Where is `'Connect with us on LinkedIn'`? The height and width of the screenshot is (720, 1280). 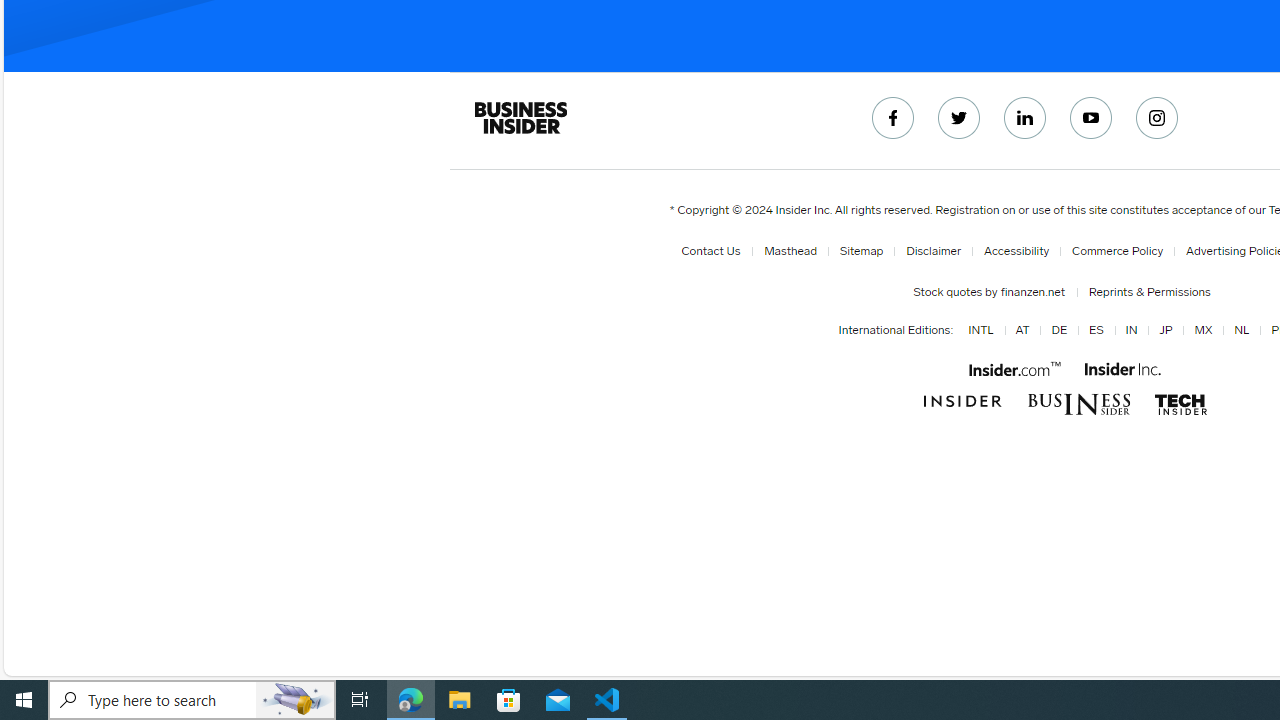
'Connect with us on LinkedIn' is located at coordinates (1025, 118).